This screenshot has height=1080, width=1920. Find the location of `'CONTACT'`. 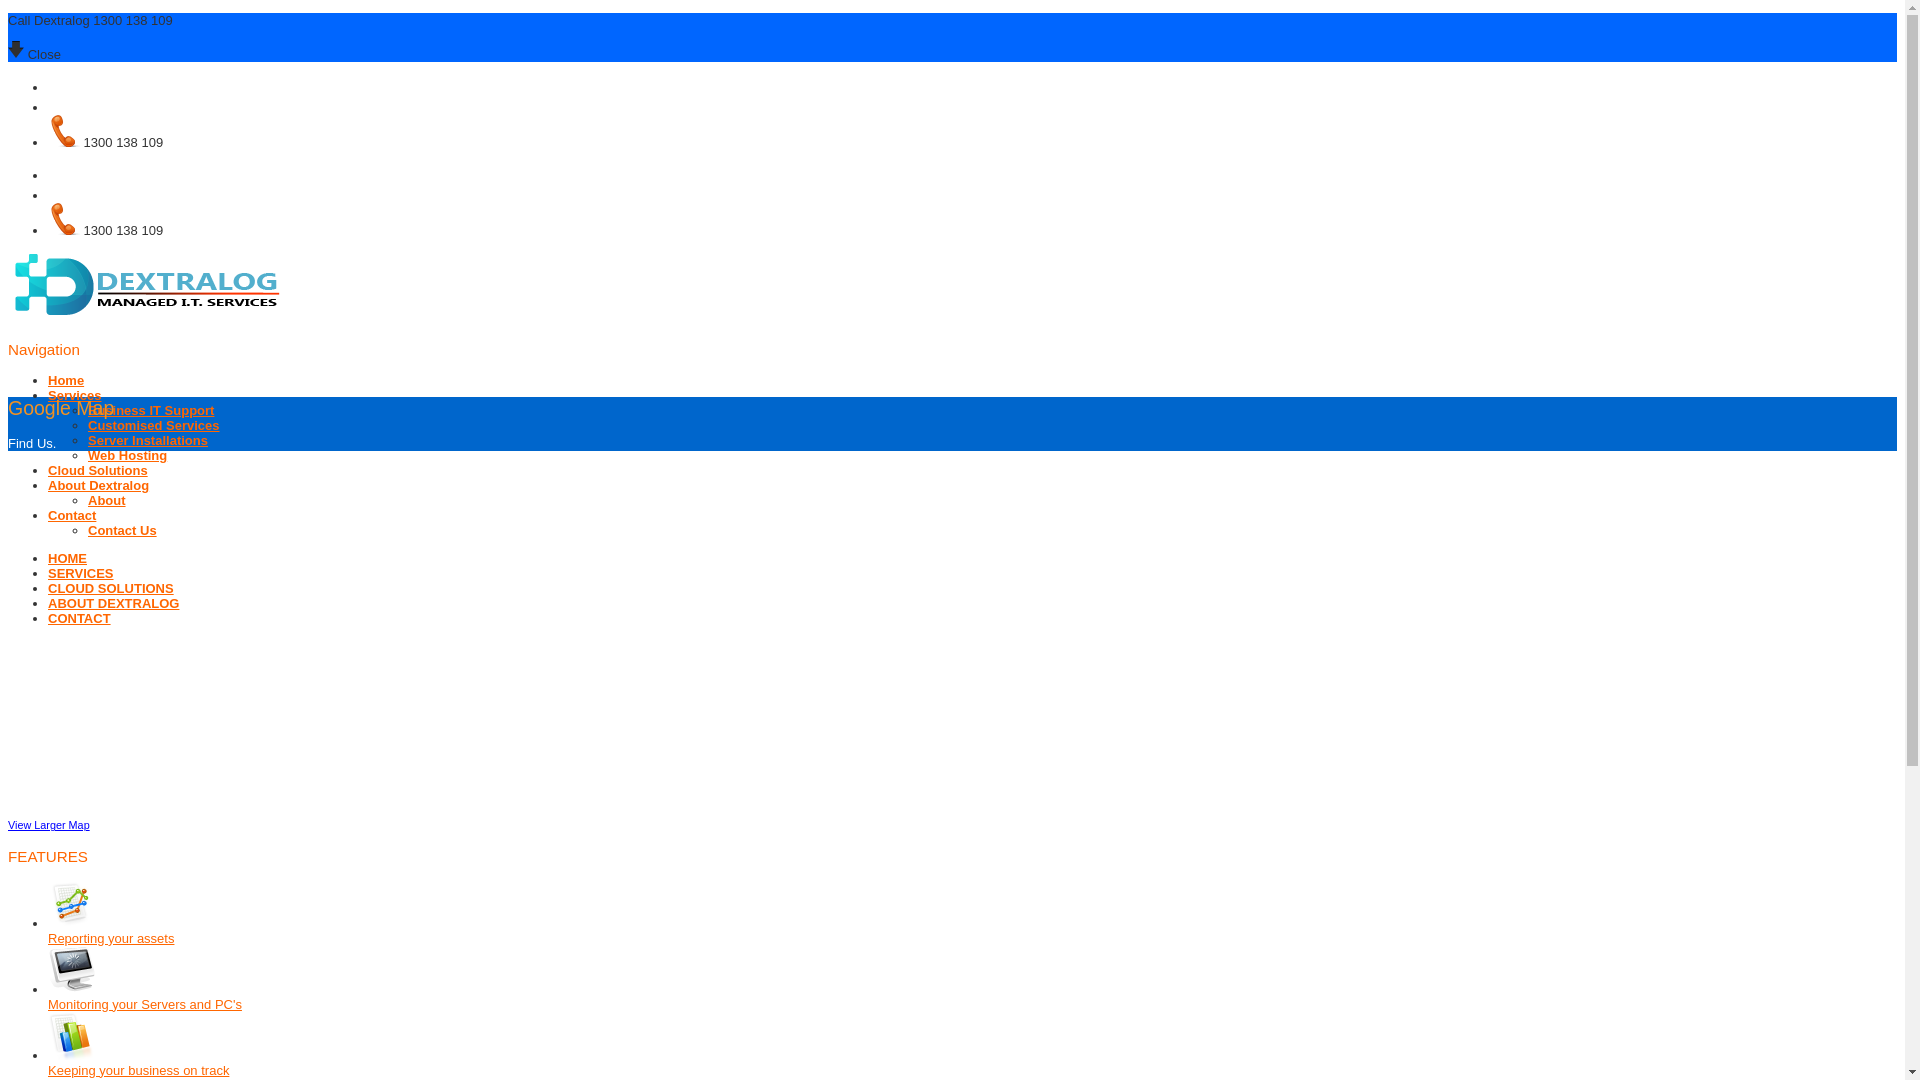

'CONTACT' is located at coordinates (48, 617).